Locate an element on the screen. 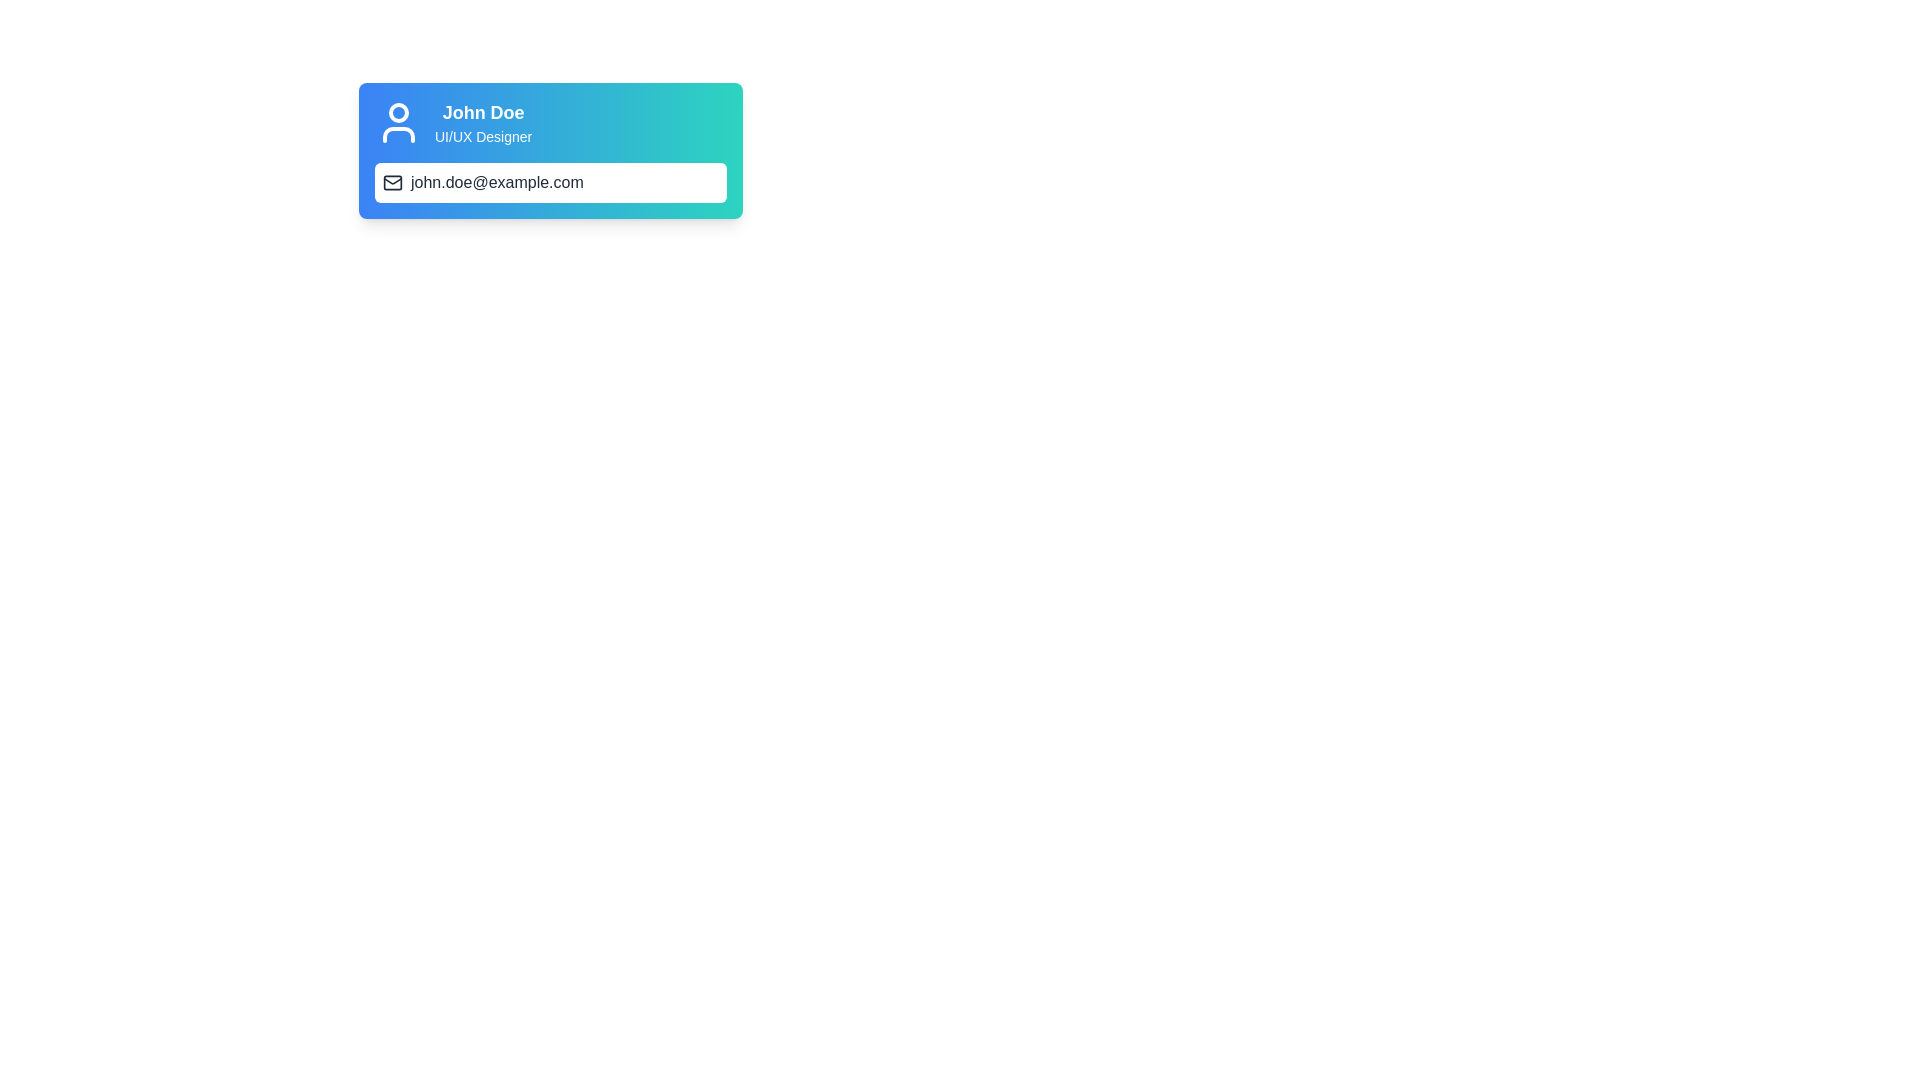  the rectangular section containing the envelope icon and the email address 'john.doe@example.com' with rounded corners and a white background, located near the bottom right of the user details section is located at coordinates (551, 182).